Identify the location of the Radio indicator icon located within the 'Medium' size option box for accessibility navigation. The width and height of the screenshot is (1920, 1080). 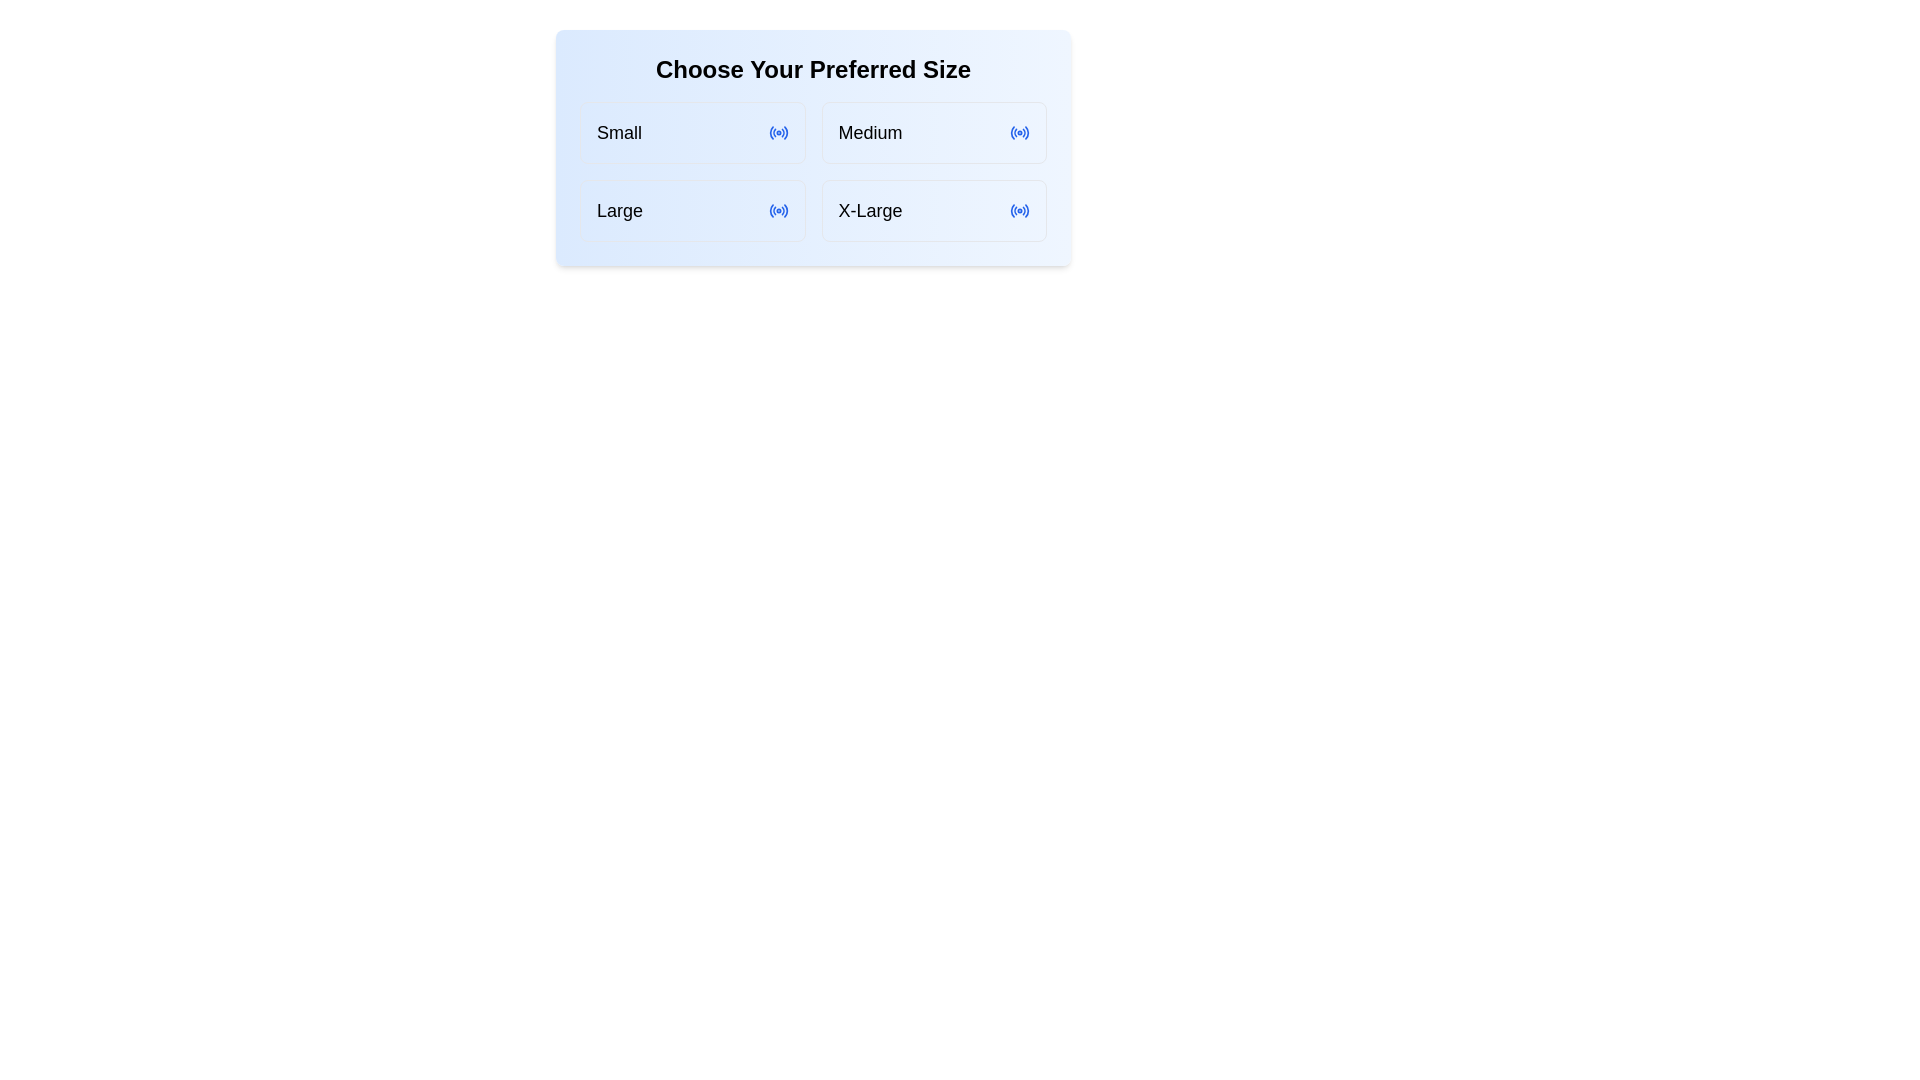
(1019, 132).